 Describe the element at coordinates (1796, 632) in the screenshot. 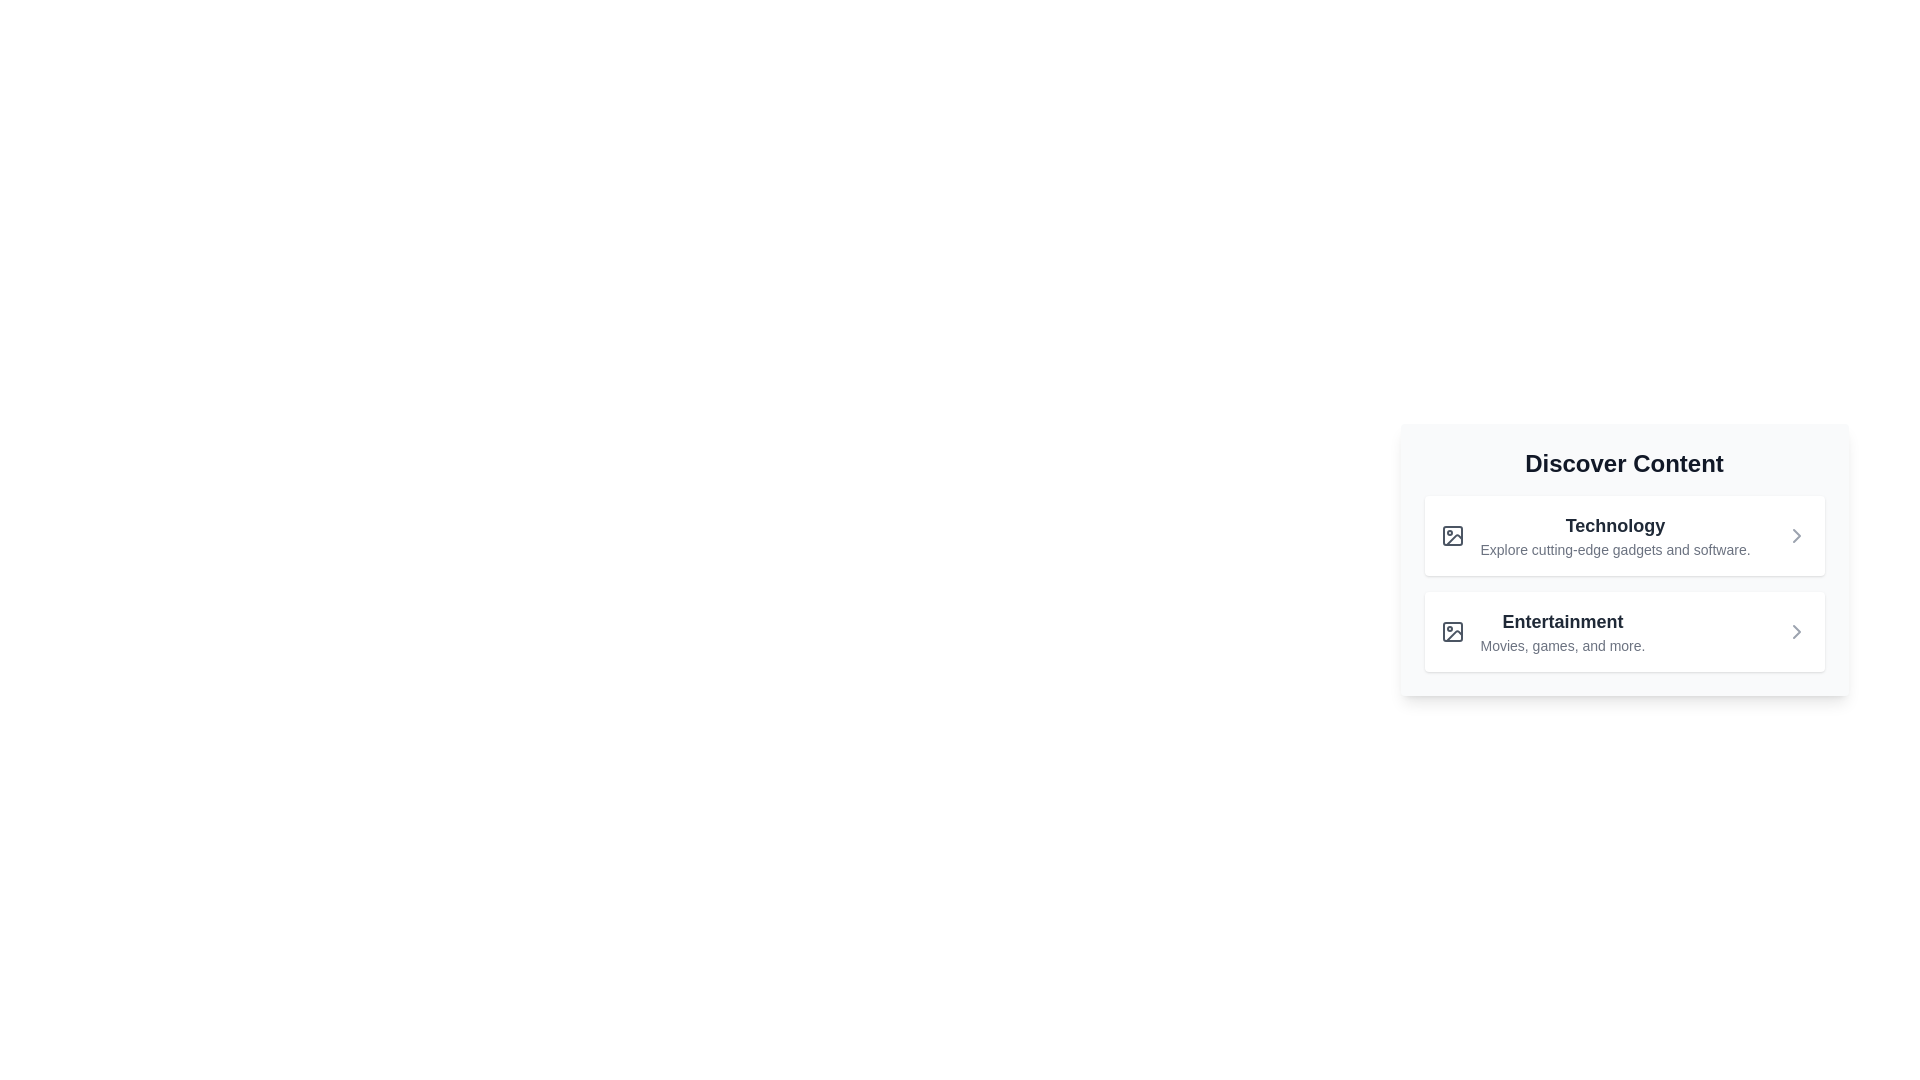

I see `the small right-pointing chevron icon at the end of the 'Entertainment' section` at that location.